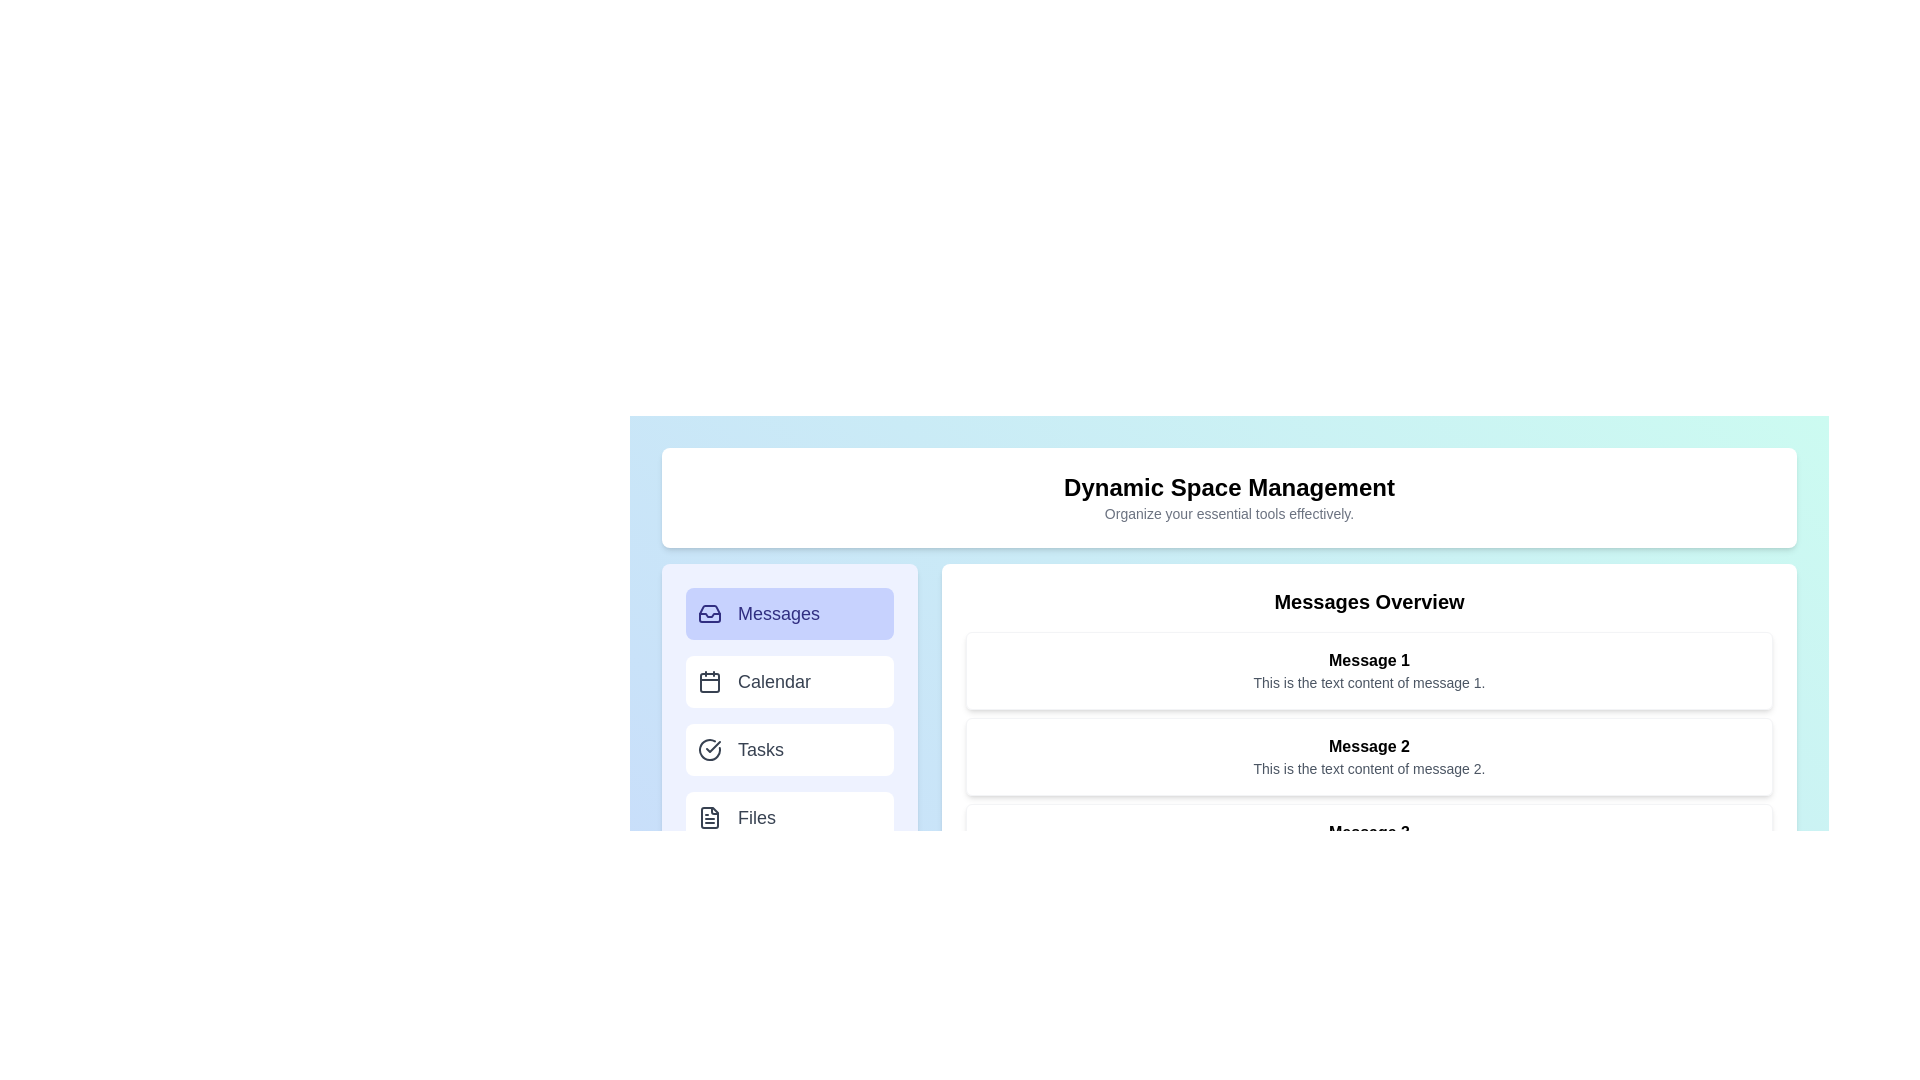  What do you see at coordinates (710, 681) in the screenshot?
I see `the 'Calendar' icon in the sidebar menu` at bounding box center [710, 681].